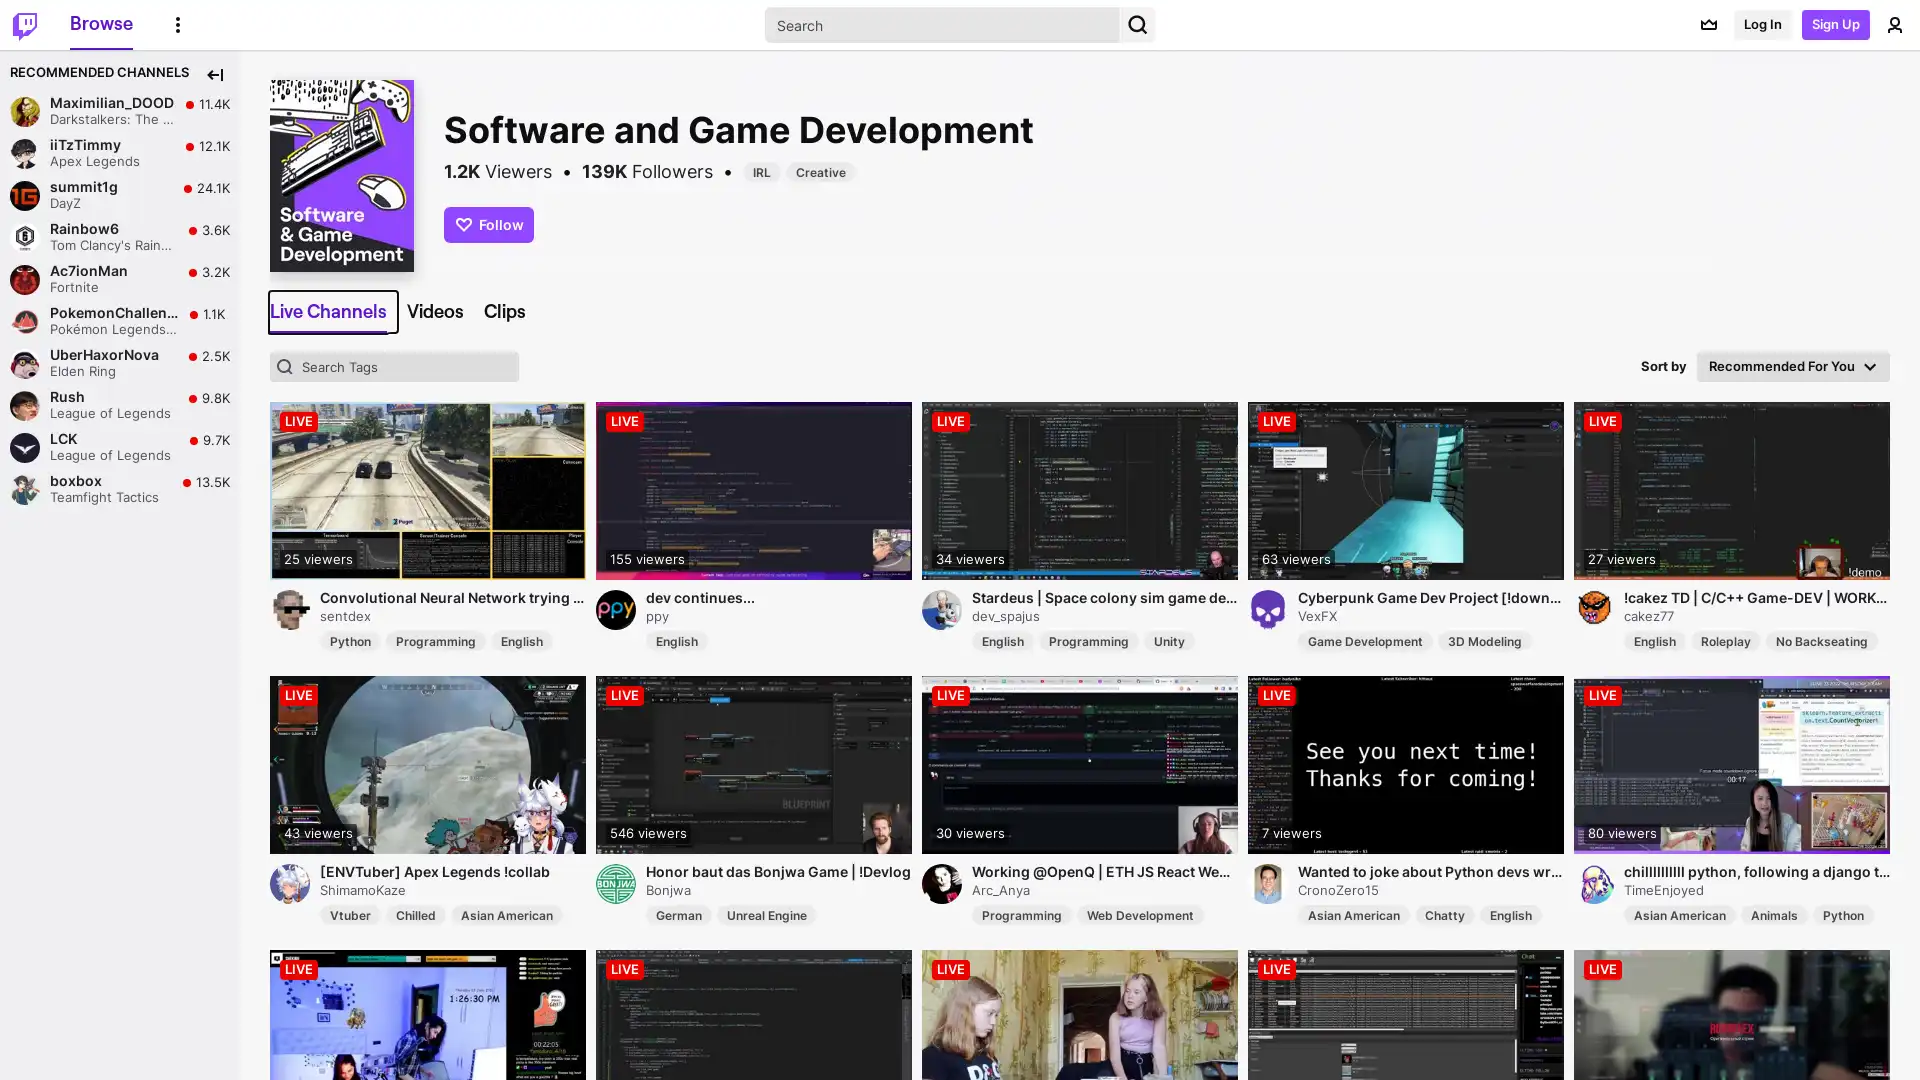 Image resolution: width=1920 pixels, height=1080 pixels. Describe the element at coordinates (1825, 1048) in the screenshot. I see `Sign Up` at that location.